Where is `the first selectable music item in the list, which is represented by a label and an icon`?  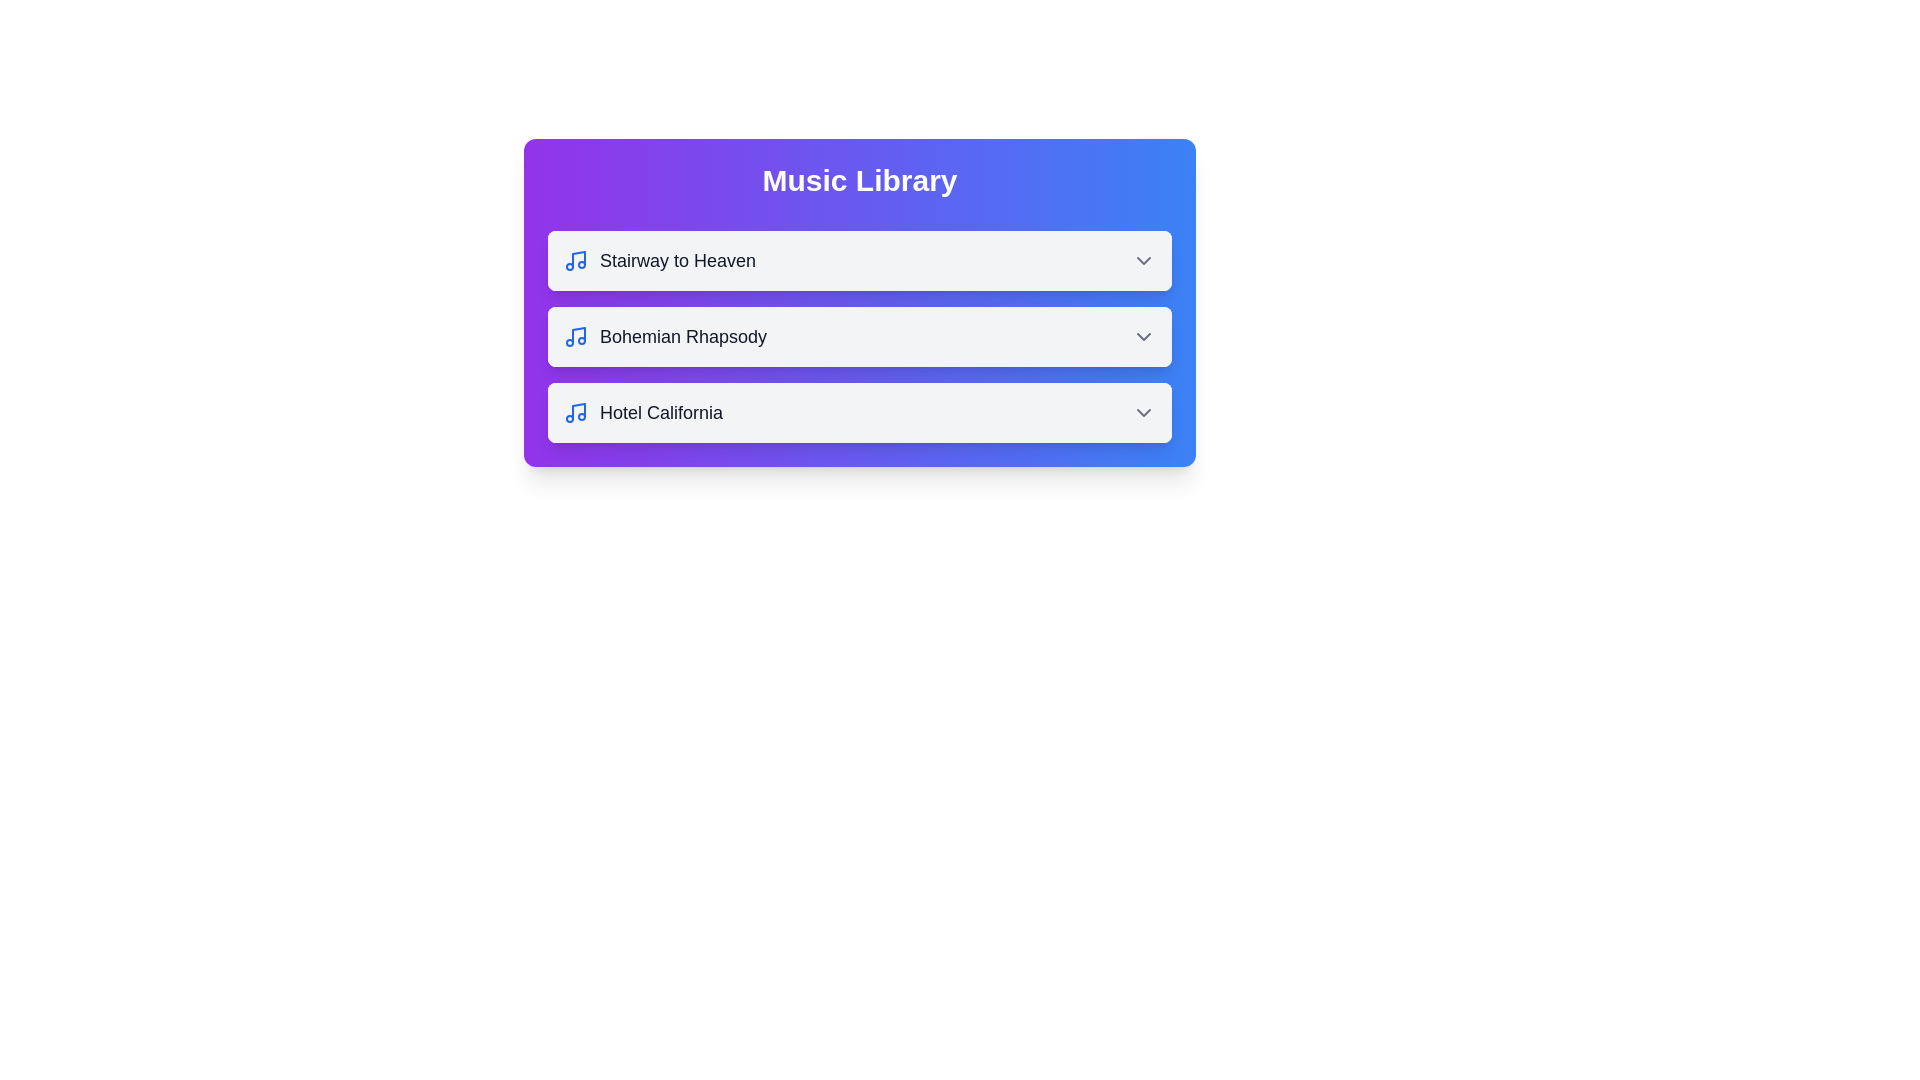 the first selectable music item in the list, which is represented by a label and an icon is located at coordinates (660, 260).